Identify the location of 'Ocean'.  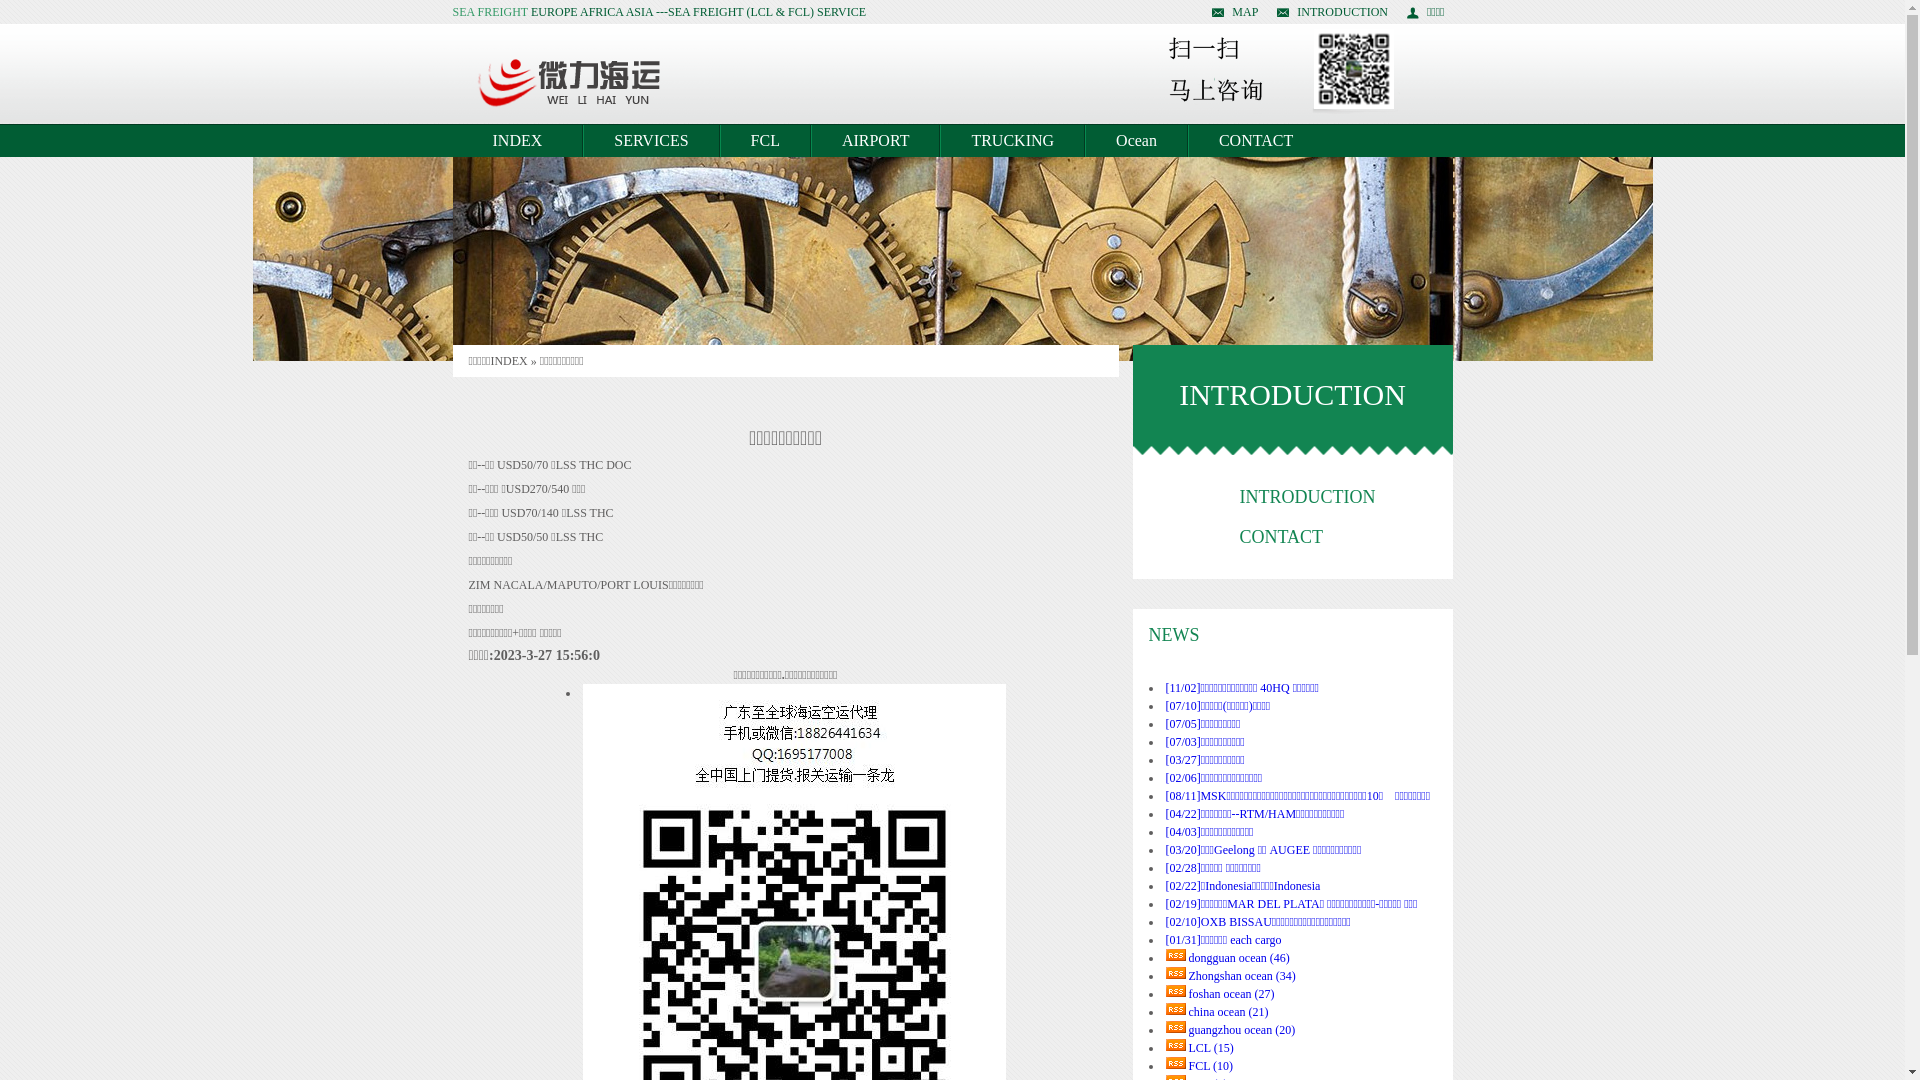
(1136, 140).